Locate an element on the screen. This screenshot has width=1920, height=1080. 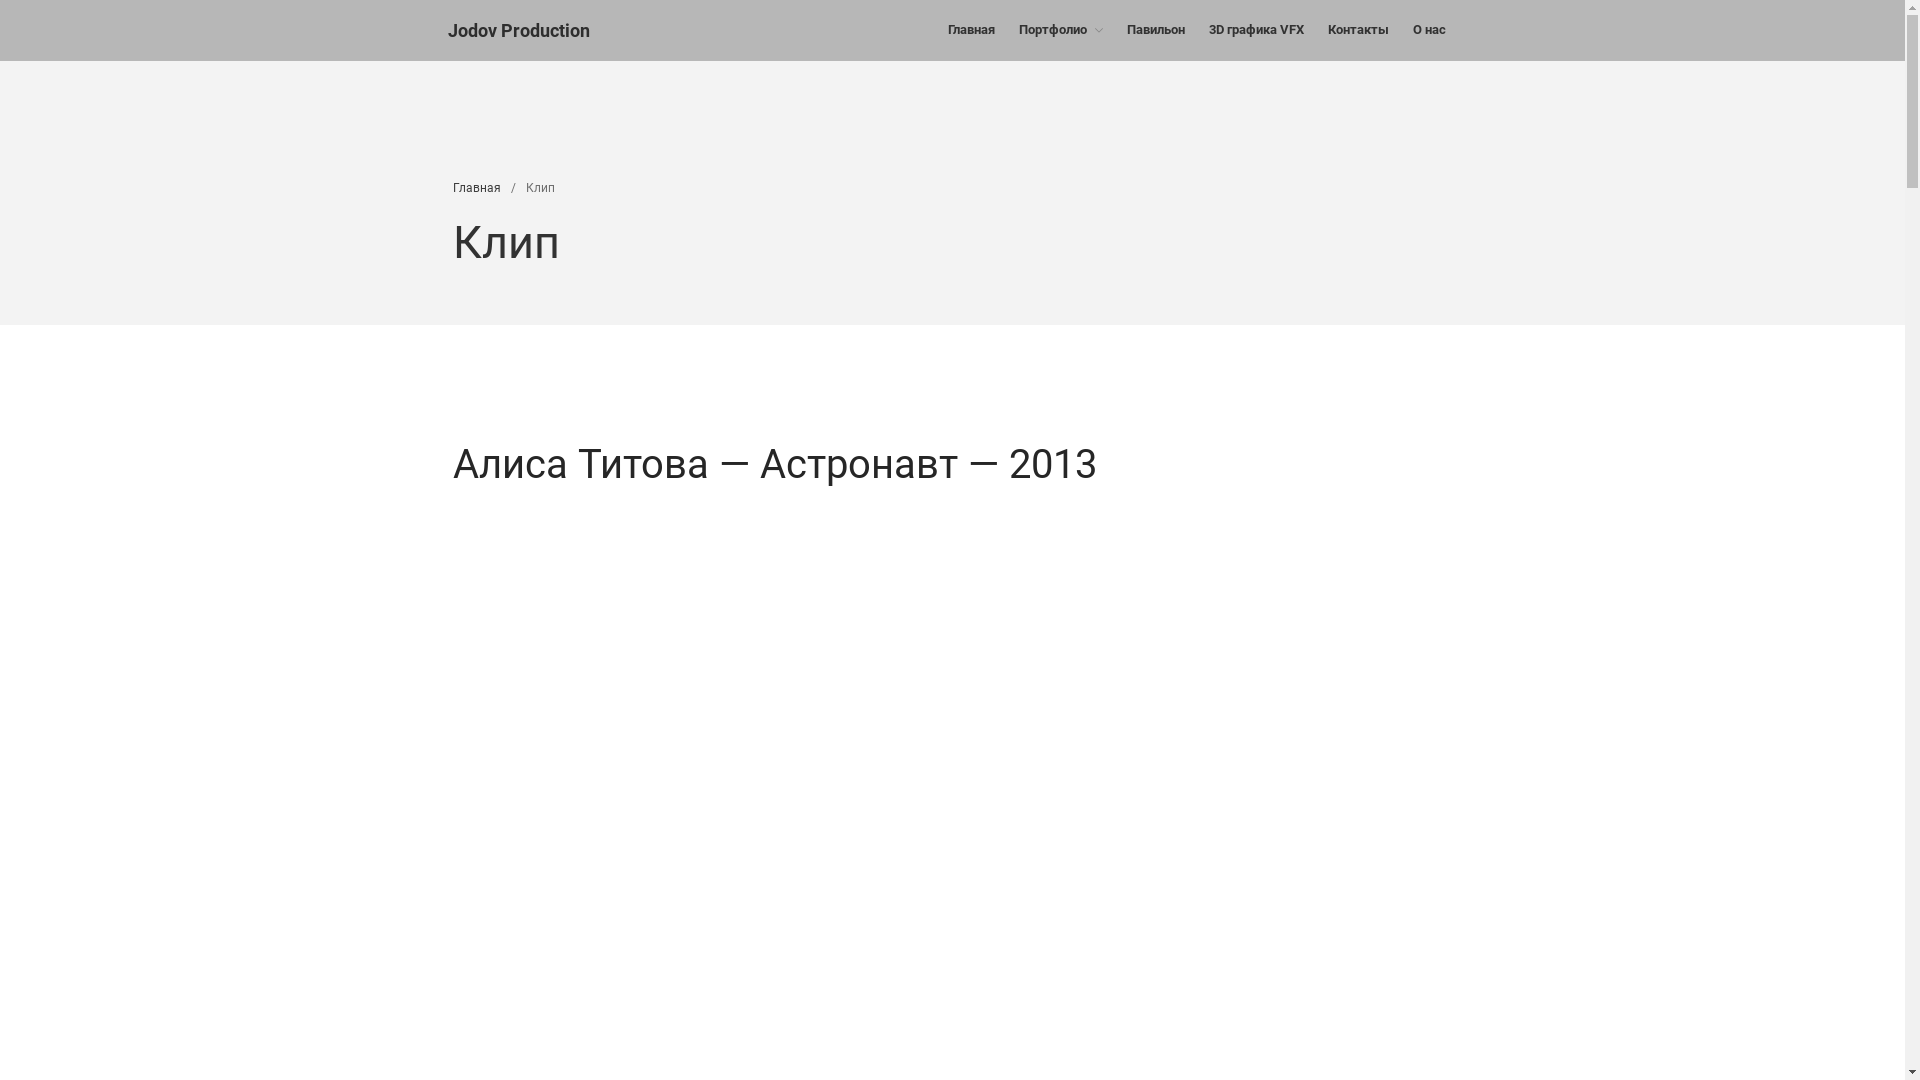
'Jodov Production' is located at coordinates (518, 30).